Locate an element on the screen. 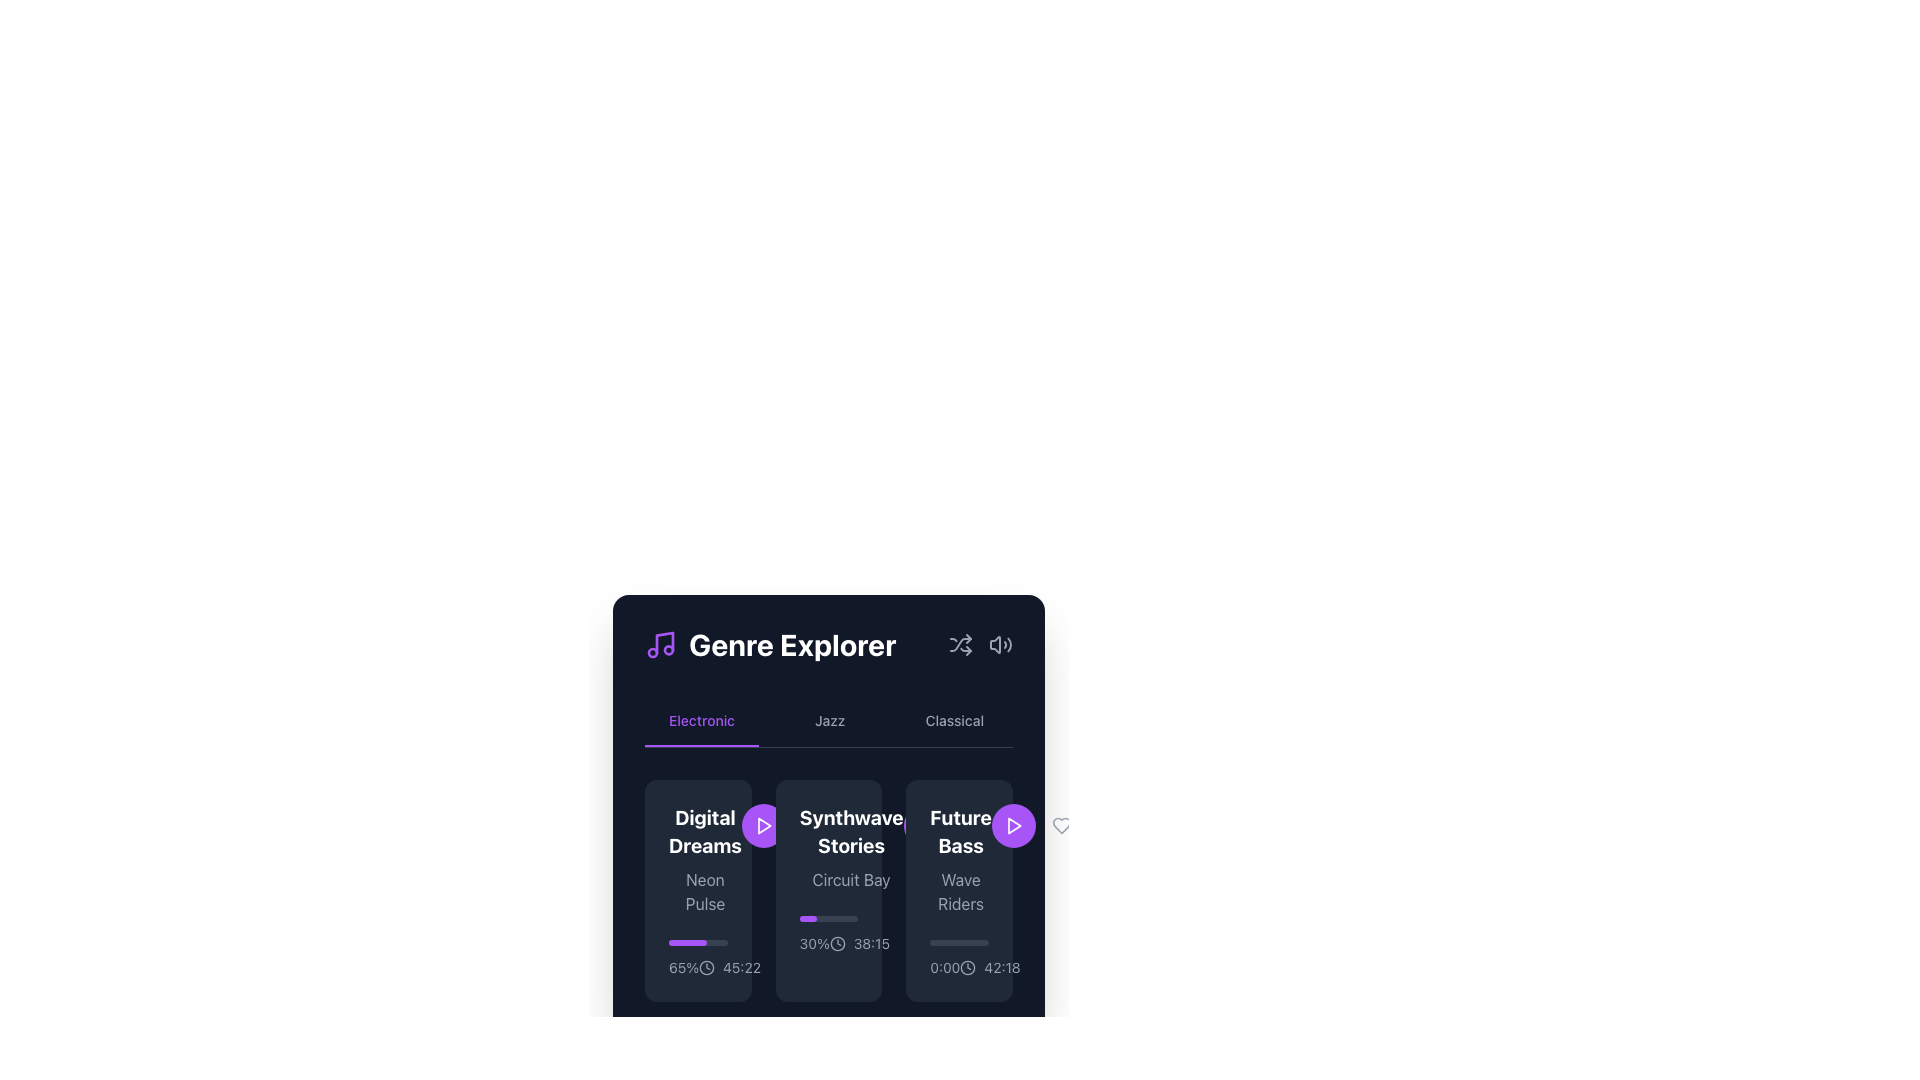 The image size is (1920, 1080). the gray speaker icon button located at the top-right corner of the 'Genre Explorer' section is located at coordinates (1001, 644).